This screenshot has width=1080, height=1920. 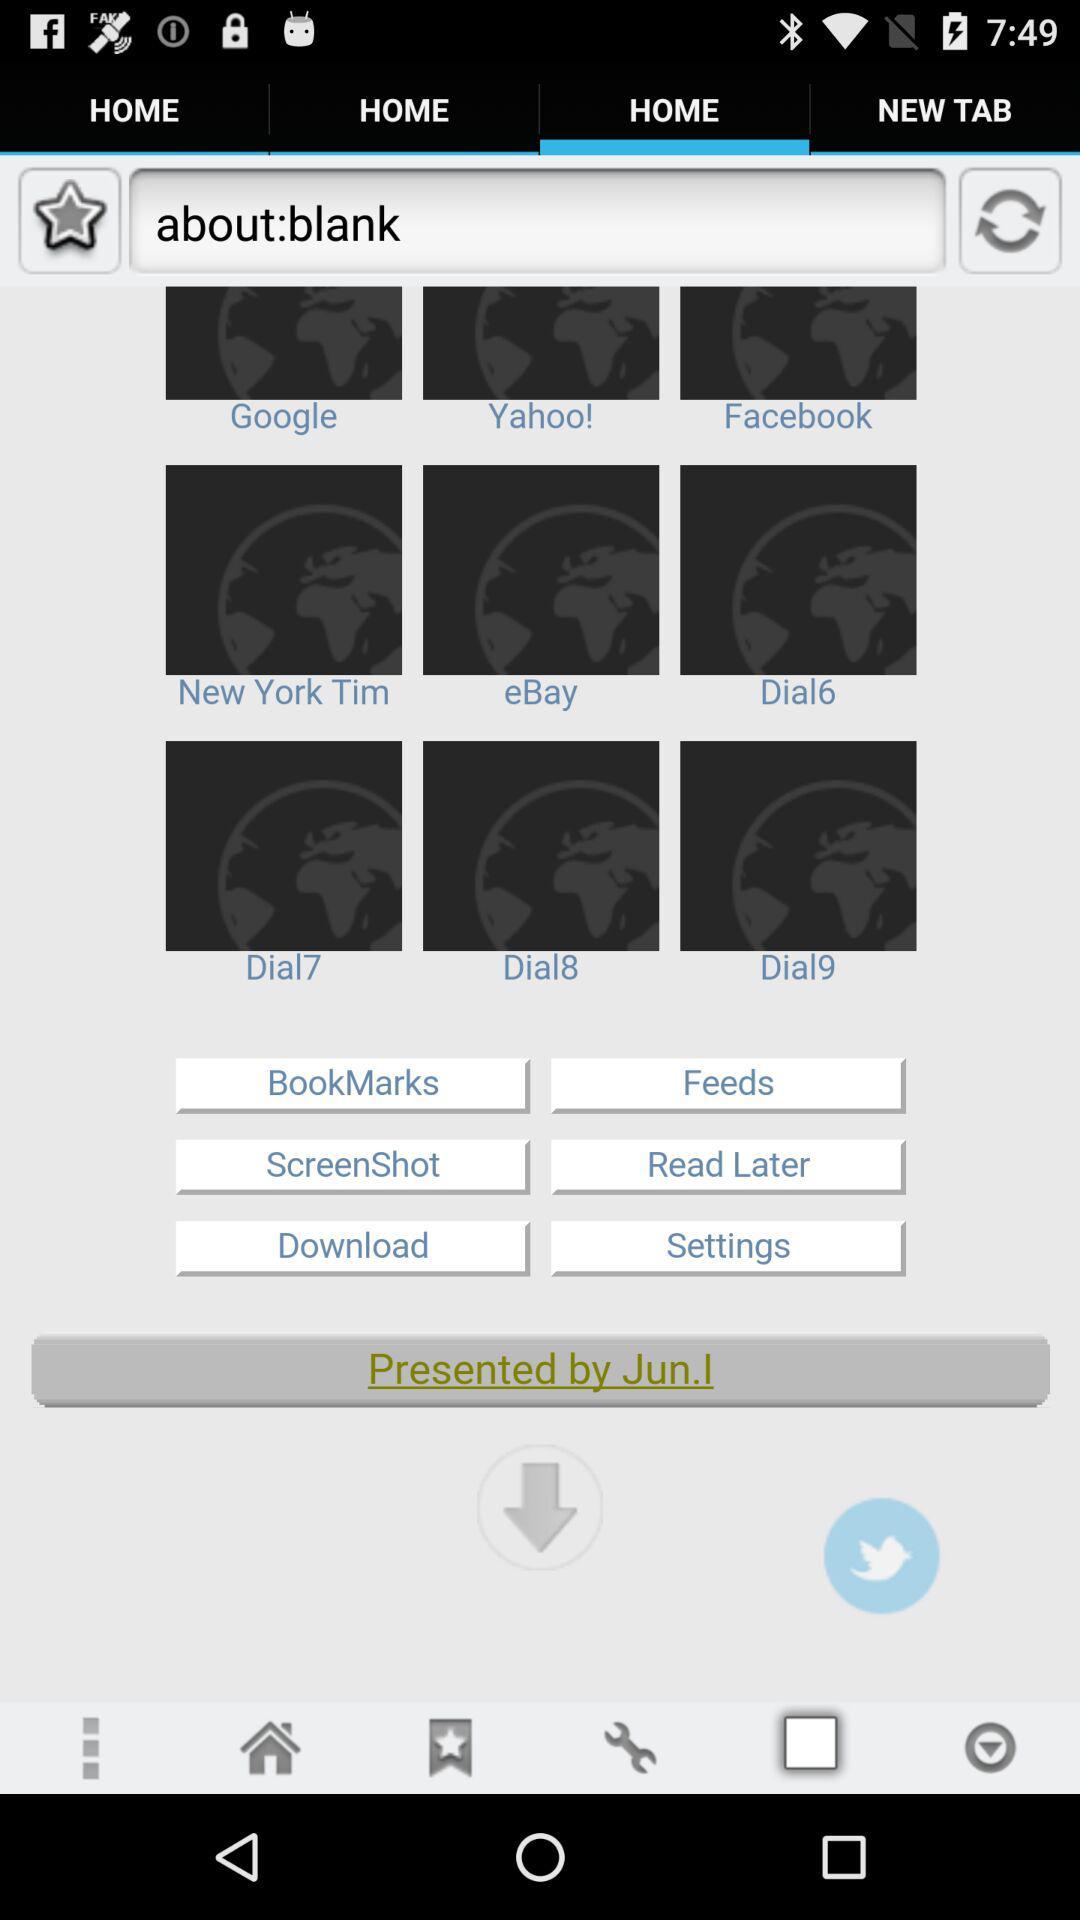 I want to click on the home icon, so click(x=270, y=1869).